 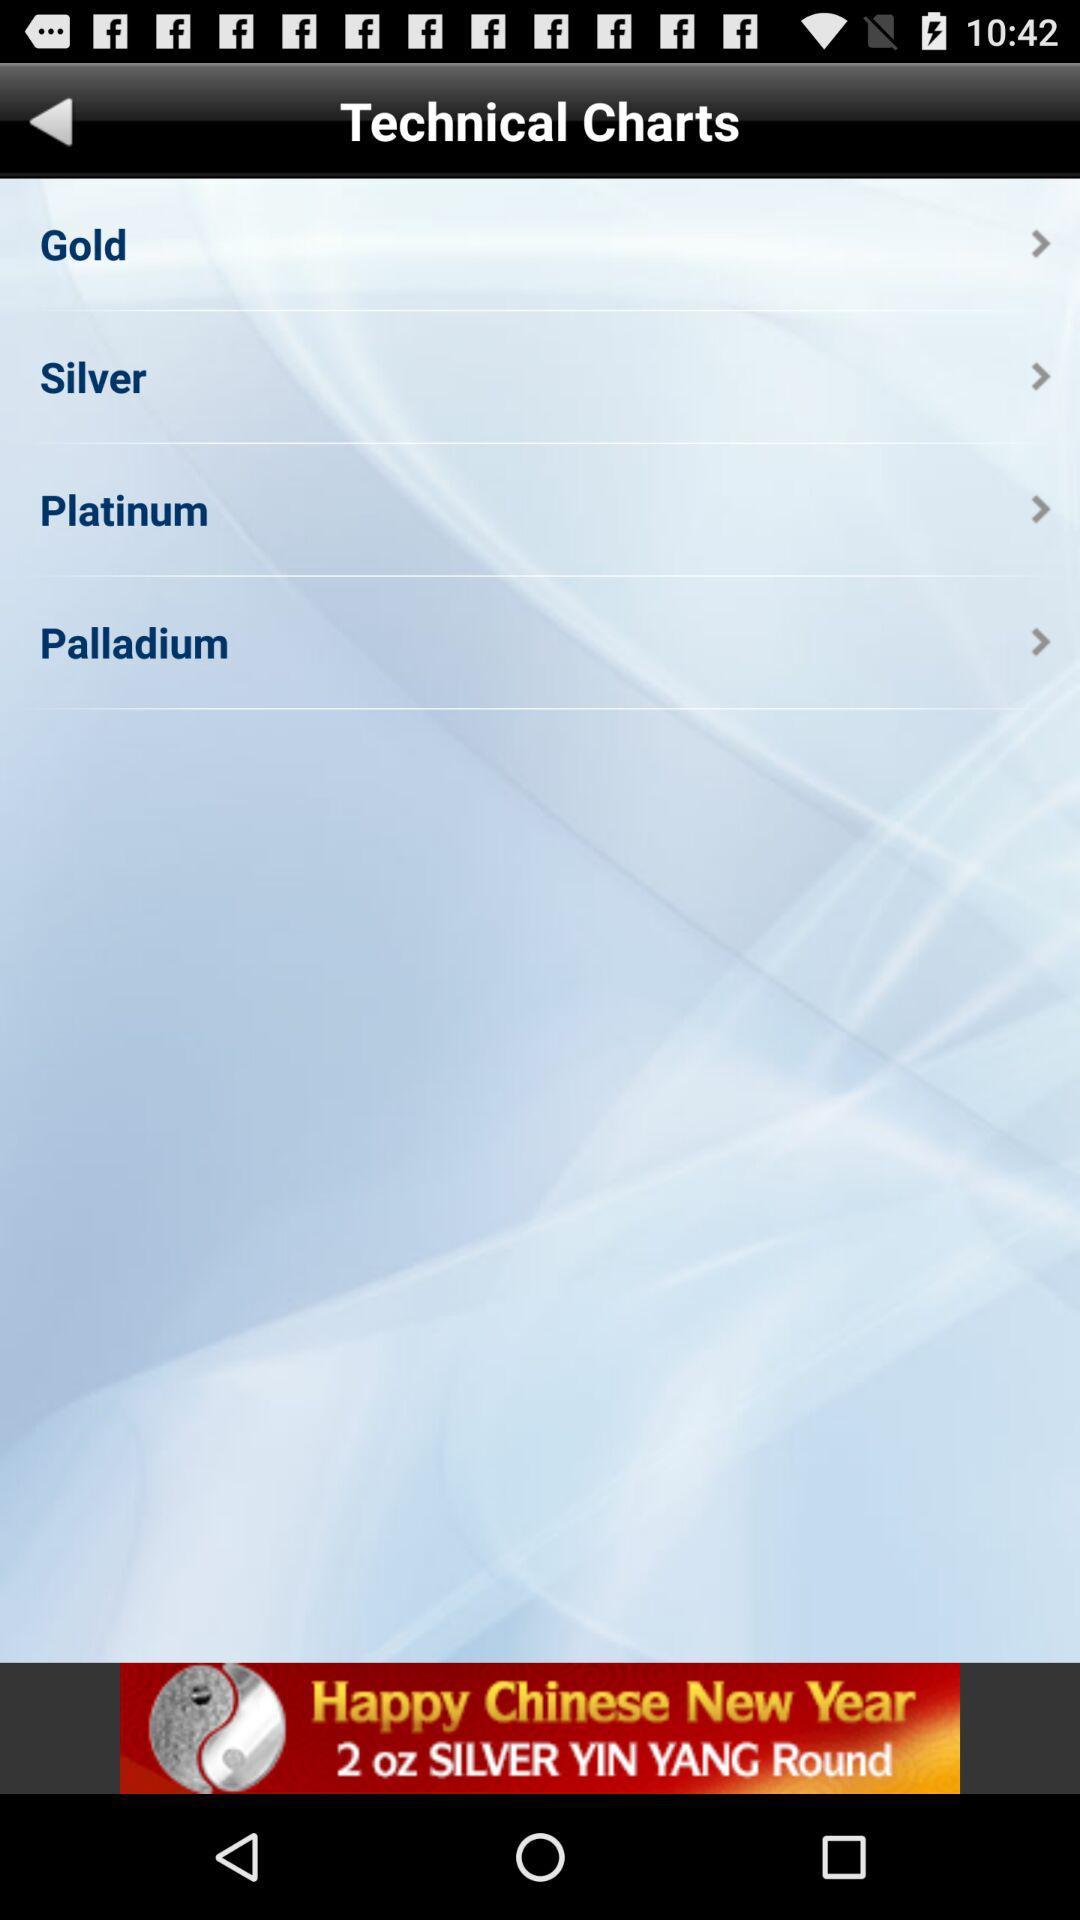 What do you see at coordinates (540, 1727) in the screenshot?
I see `advertisement banner` at bounding box center [540, 1727].